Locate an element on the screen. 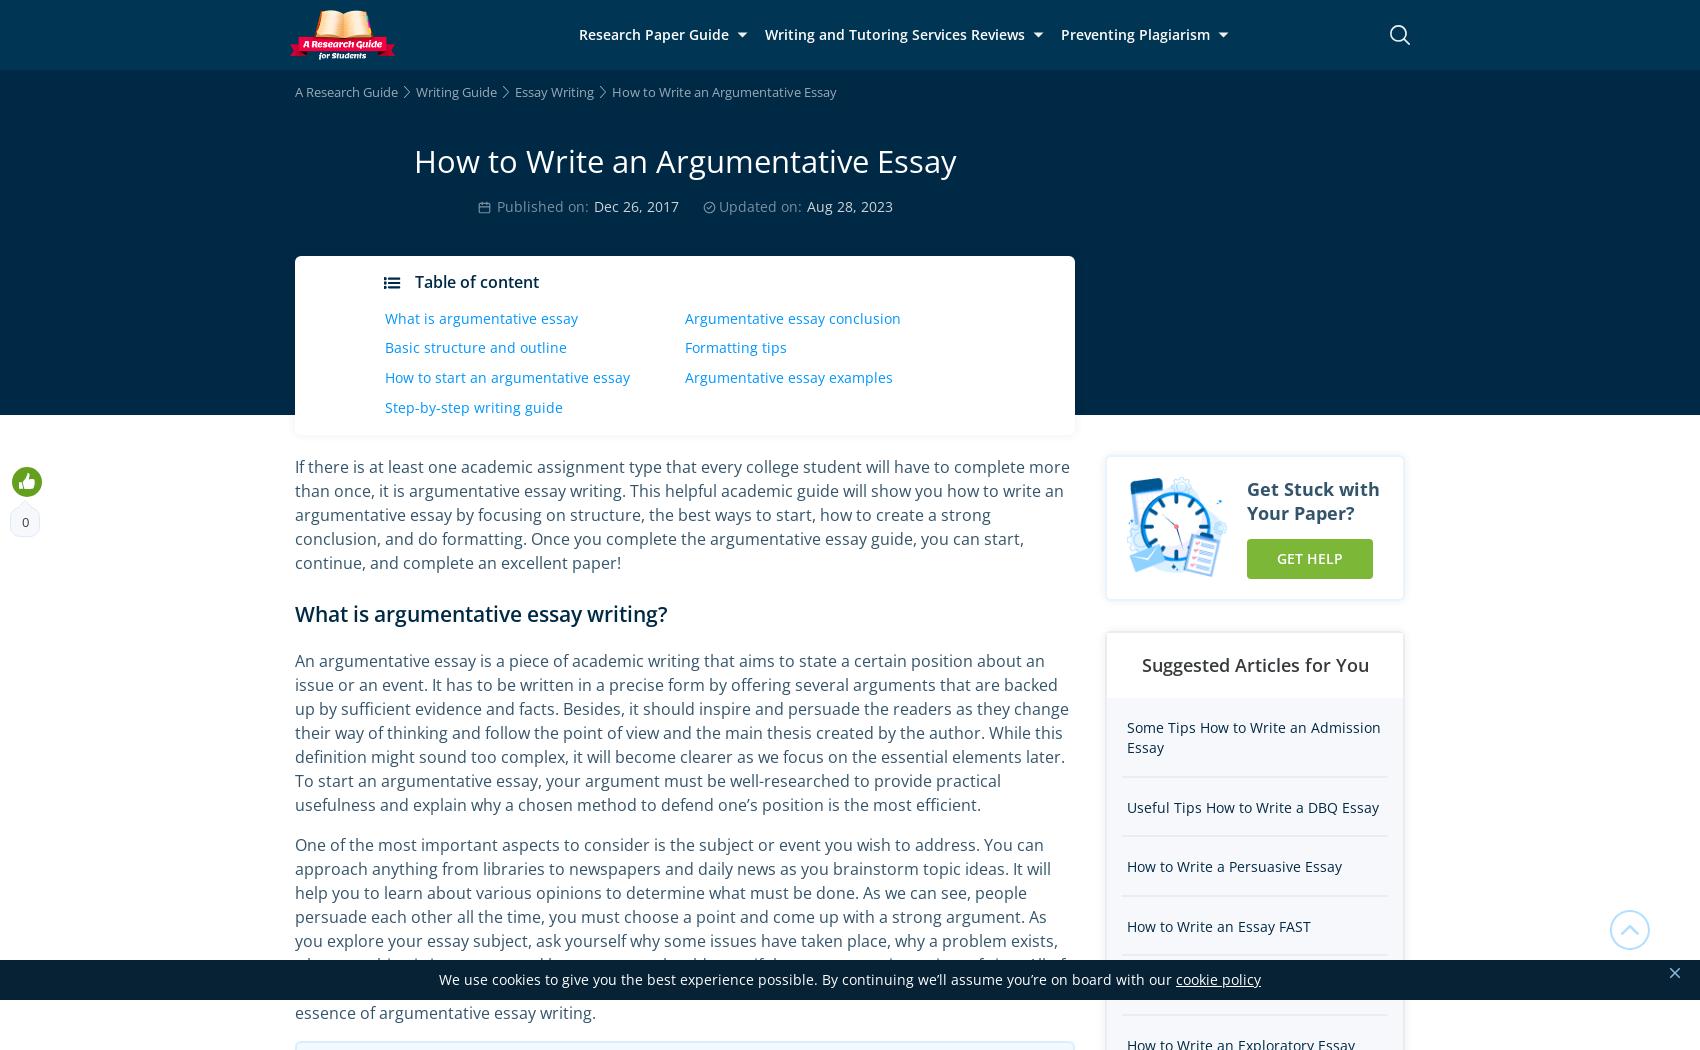 The height and width of the screenshot is (1050, 1700). 'We use cookies to give you the best experience possible. By continuing we’ll assume you’re on board with our' is located at coordinates (806, 979).